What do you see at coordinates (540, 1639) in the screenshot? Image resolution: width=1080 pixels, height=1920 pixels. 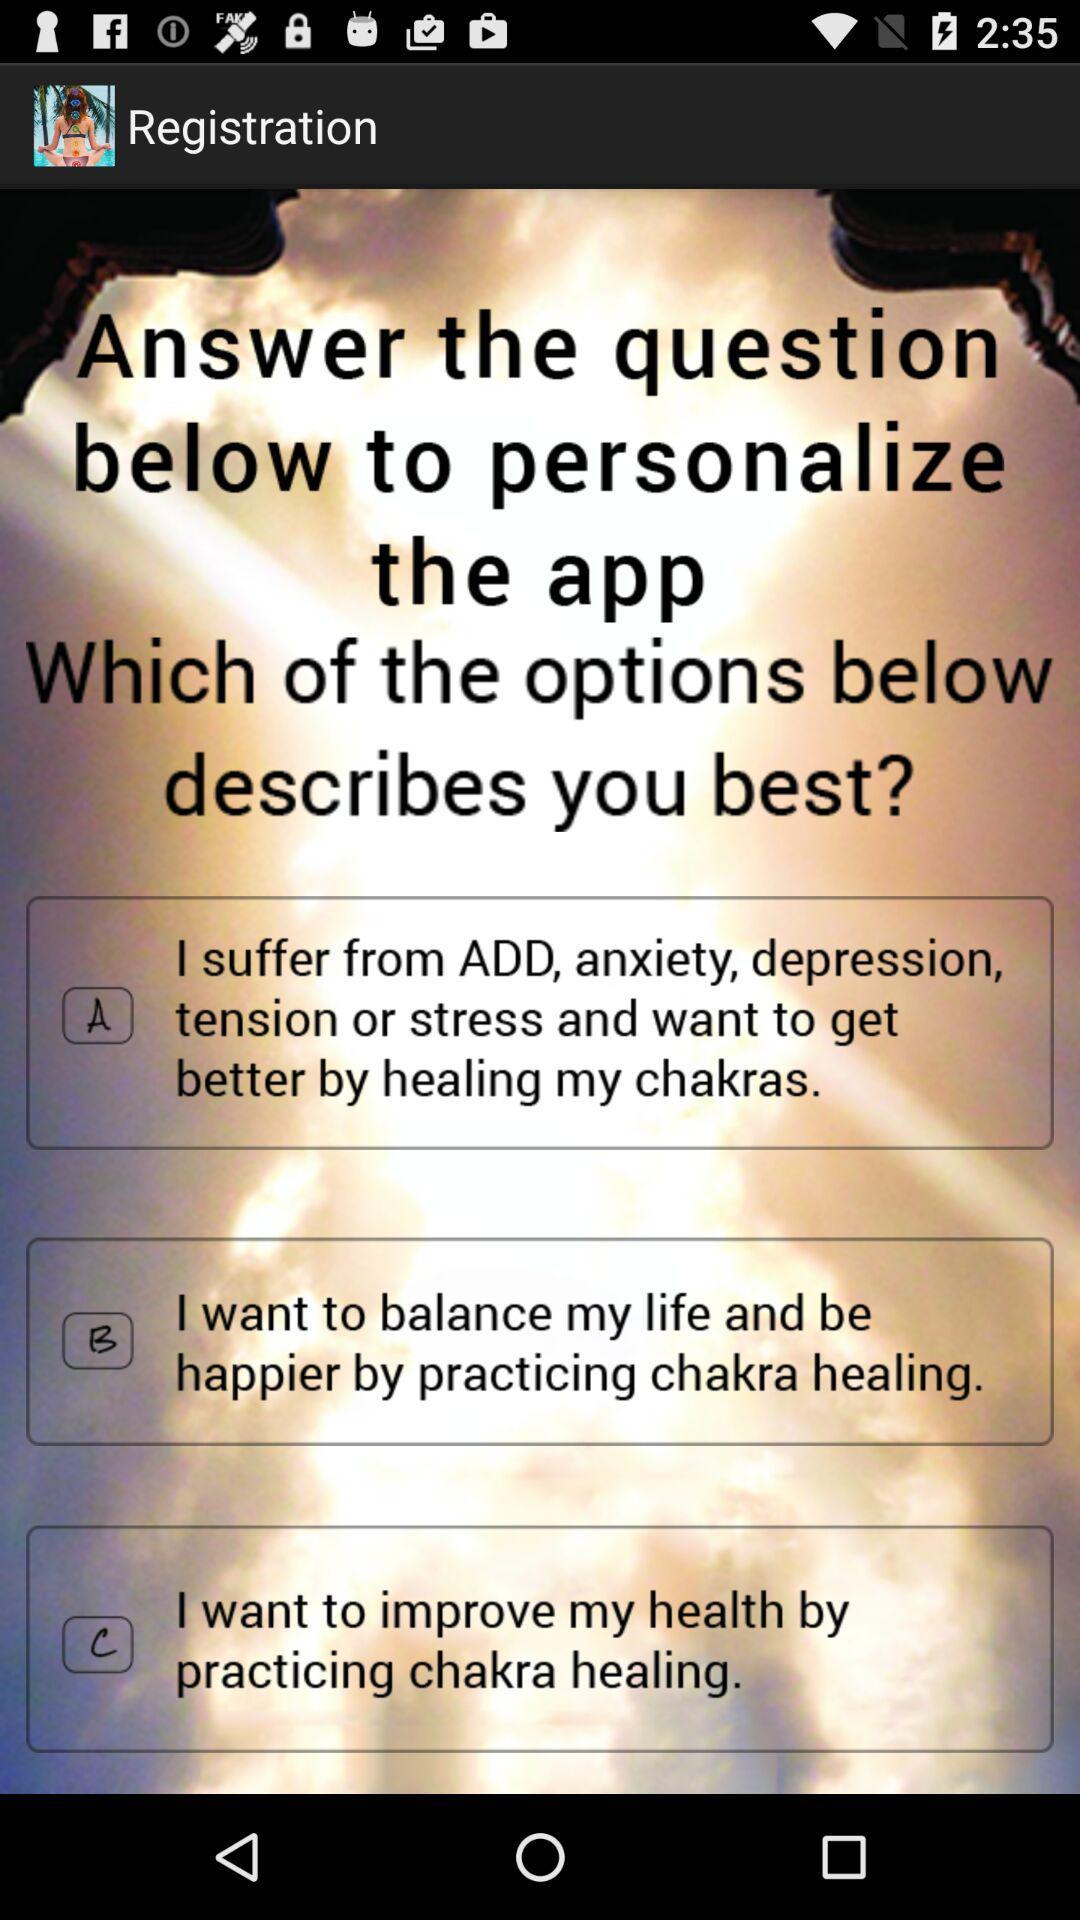 I see `answer selection` at bounding box center [540, 1639].